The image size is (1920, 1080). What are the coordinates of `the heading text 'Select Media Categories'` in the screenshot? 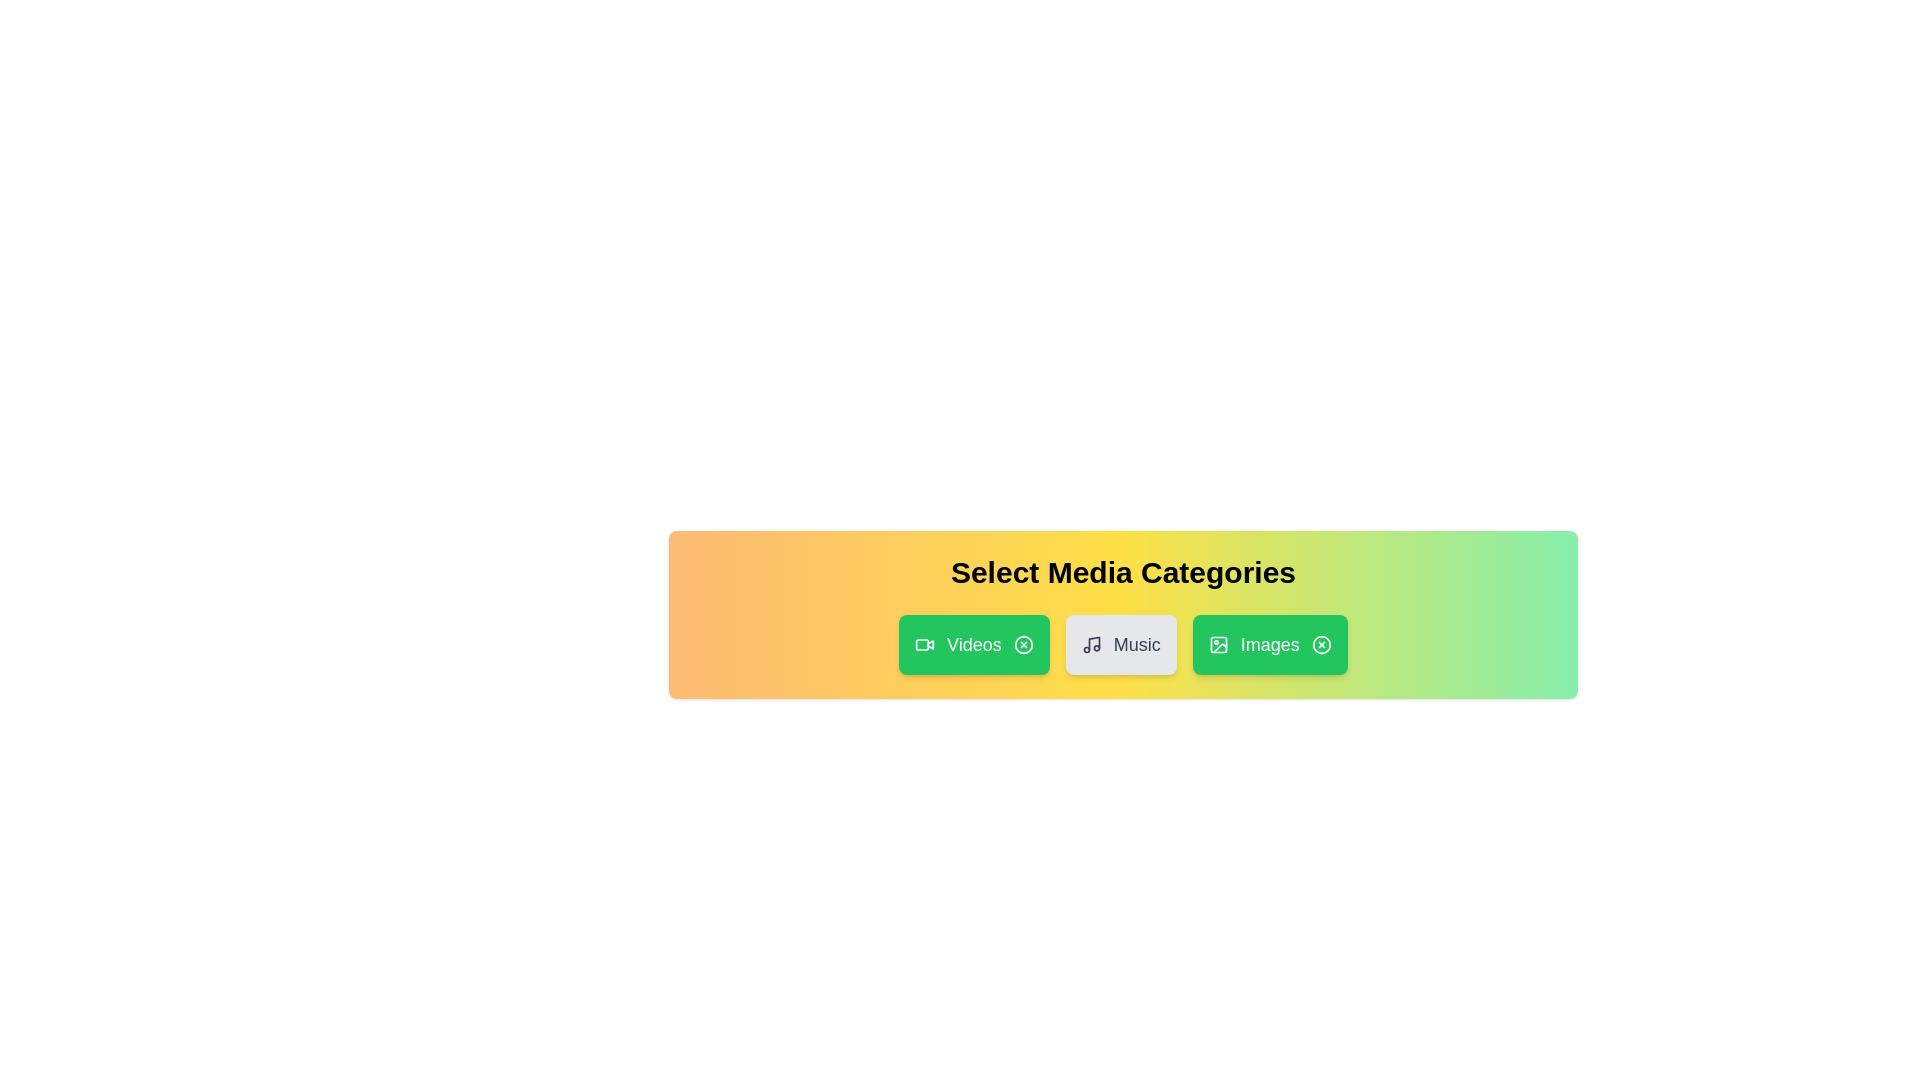 It's located at (1123, 573).